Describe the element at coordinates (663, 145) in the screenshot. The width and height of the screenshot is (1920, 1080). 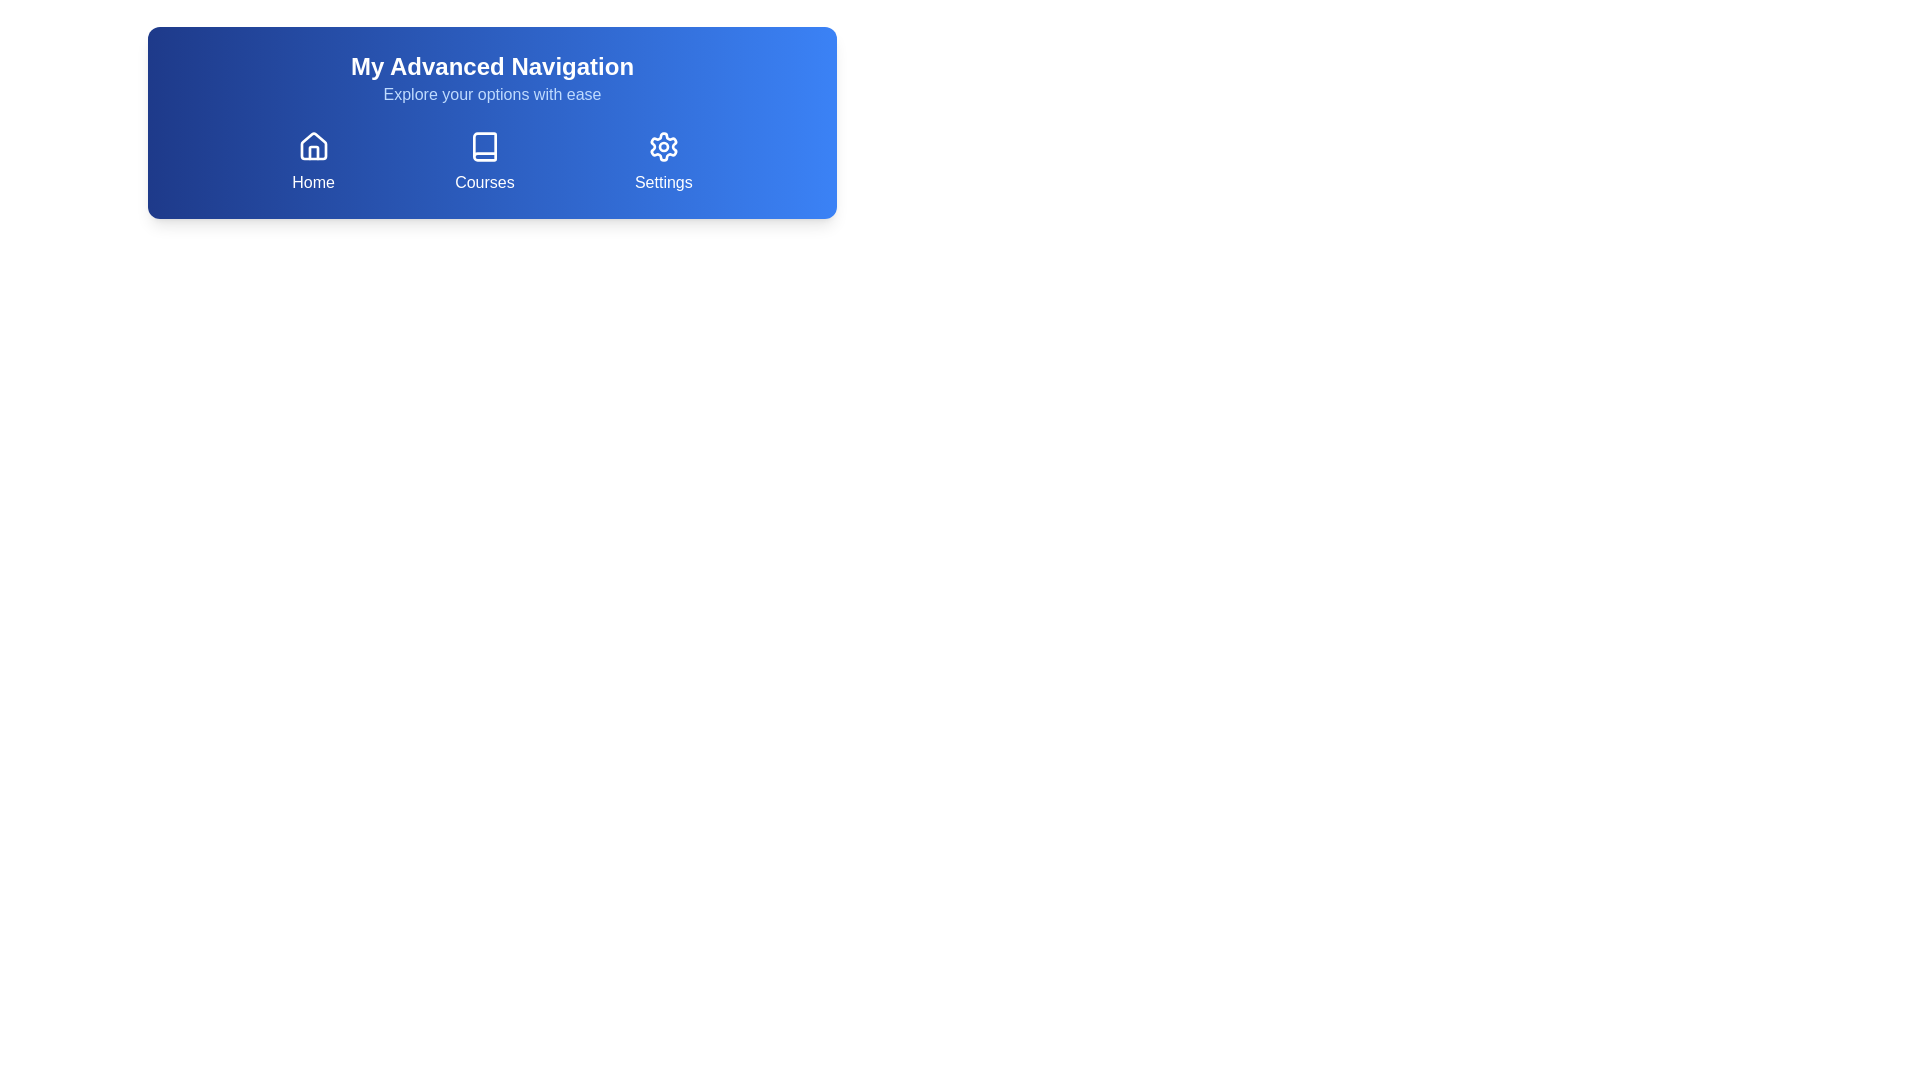
I see `the gear-shaped icon in the navigation bar` at that location.